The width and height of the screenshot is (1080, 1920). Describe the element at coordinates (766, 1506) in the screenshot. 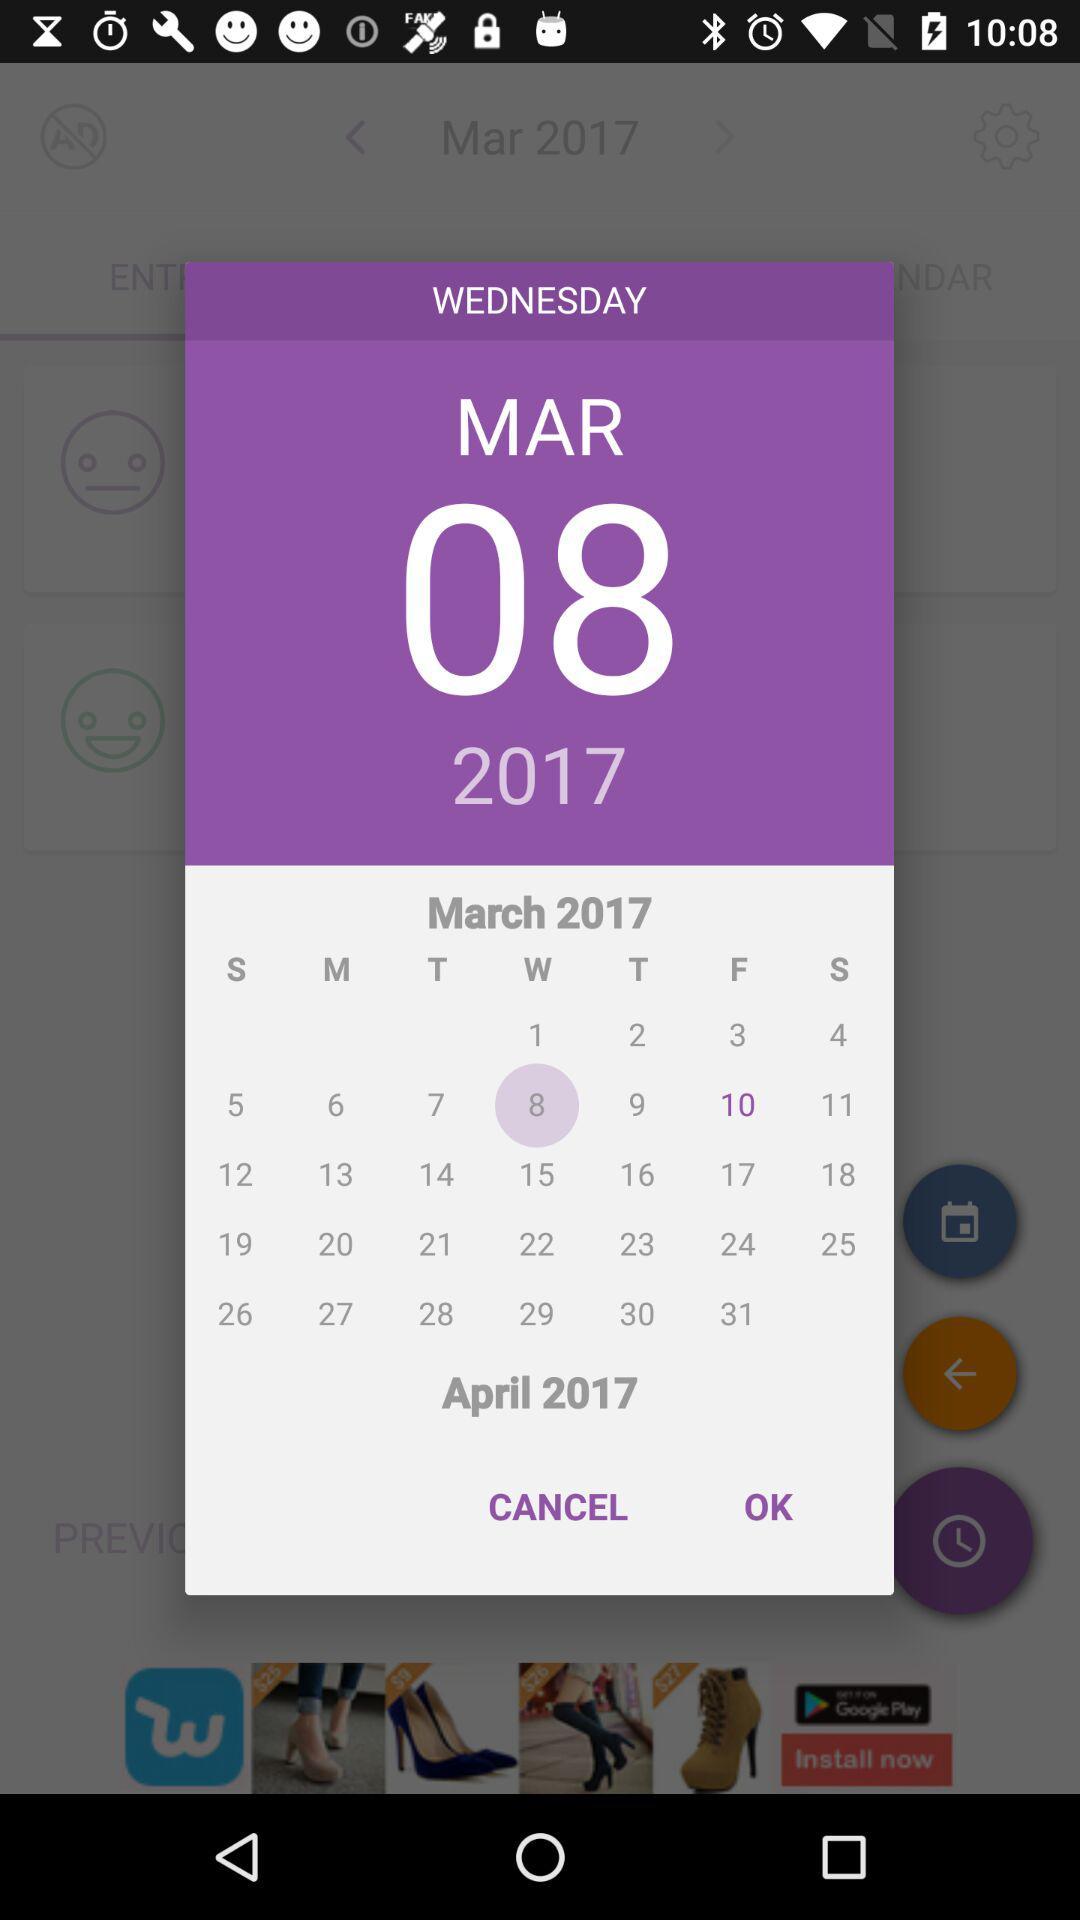

I see `button to the right of the cancel icon` at that location.